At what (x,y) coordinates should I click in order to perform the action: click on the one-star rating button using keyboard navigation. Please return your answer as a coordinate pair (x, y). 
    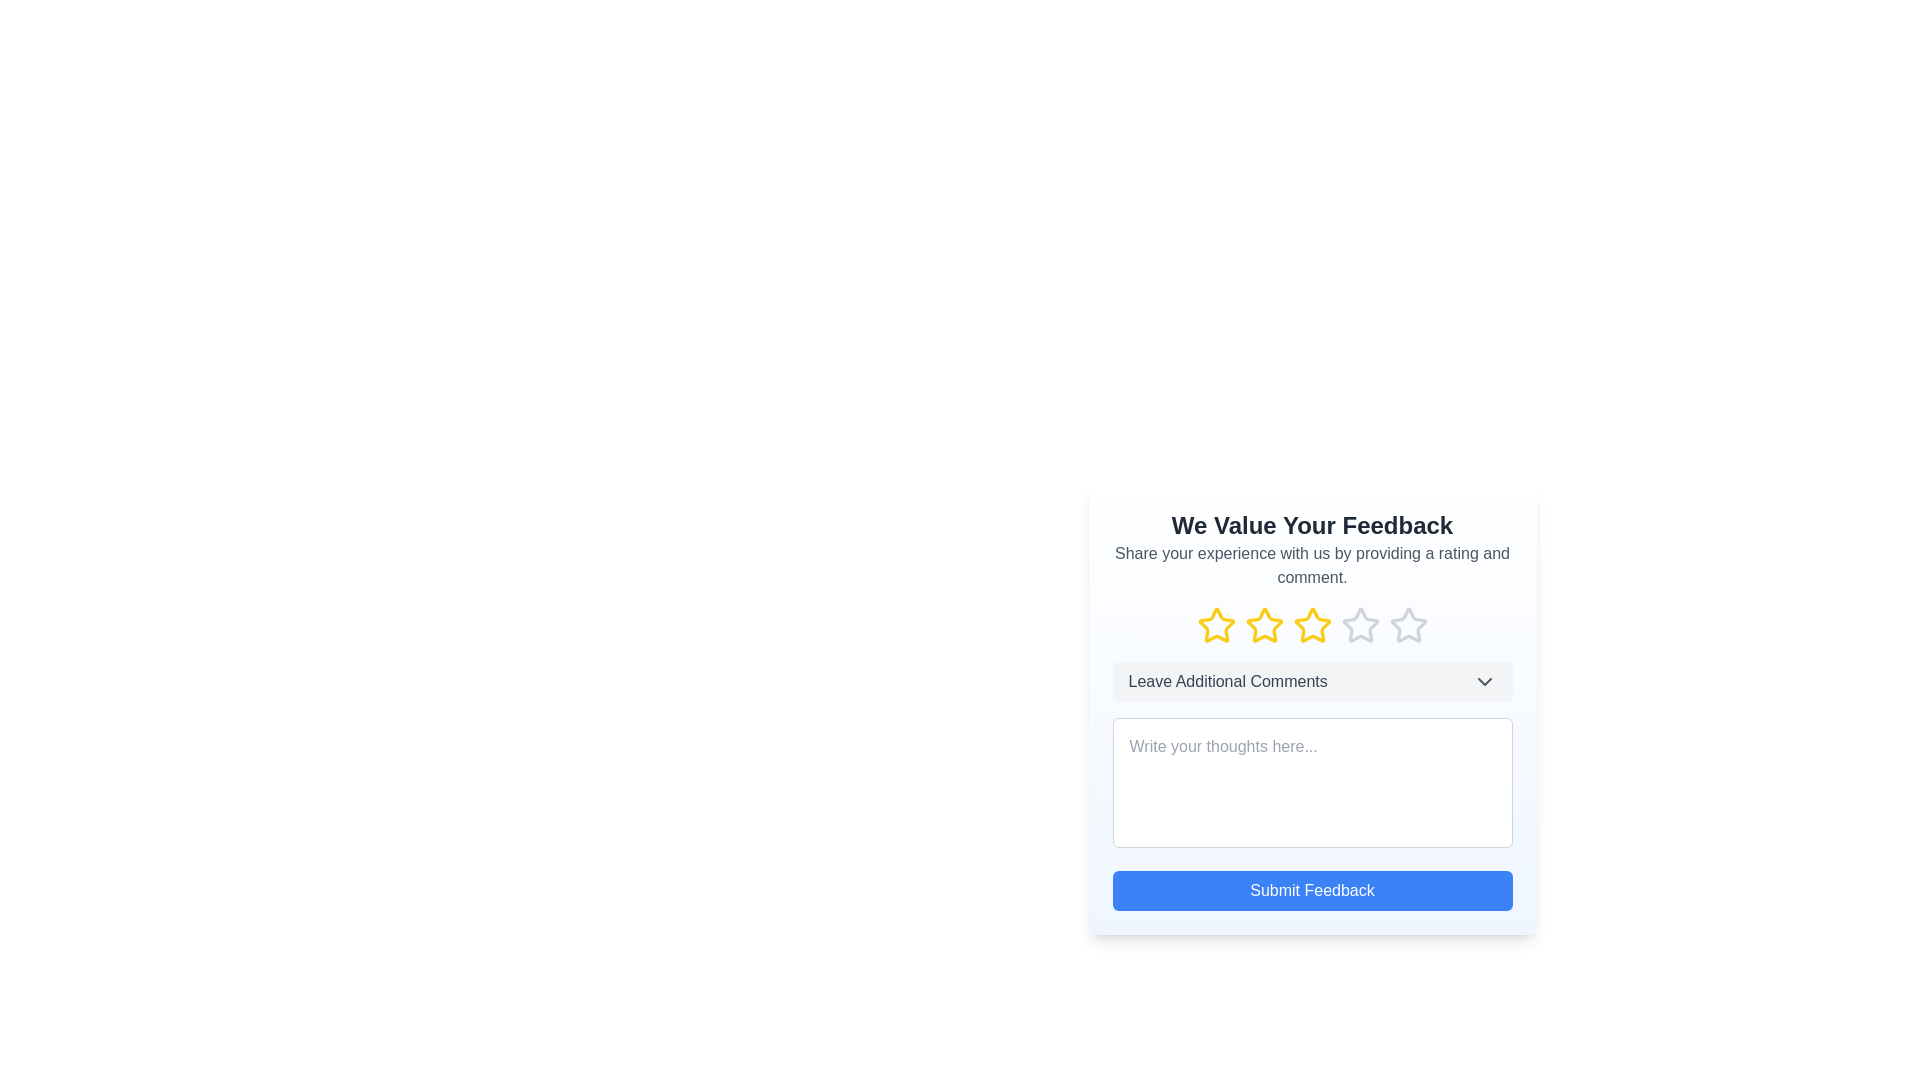
    Looking at the image, I should click on (1215, 624).